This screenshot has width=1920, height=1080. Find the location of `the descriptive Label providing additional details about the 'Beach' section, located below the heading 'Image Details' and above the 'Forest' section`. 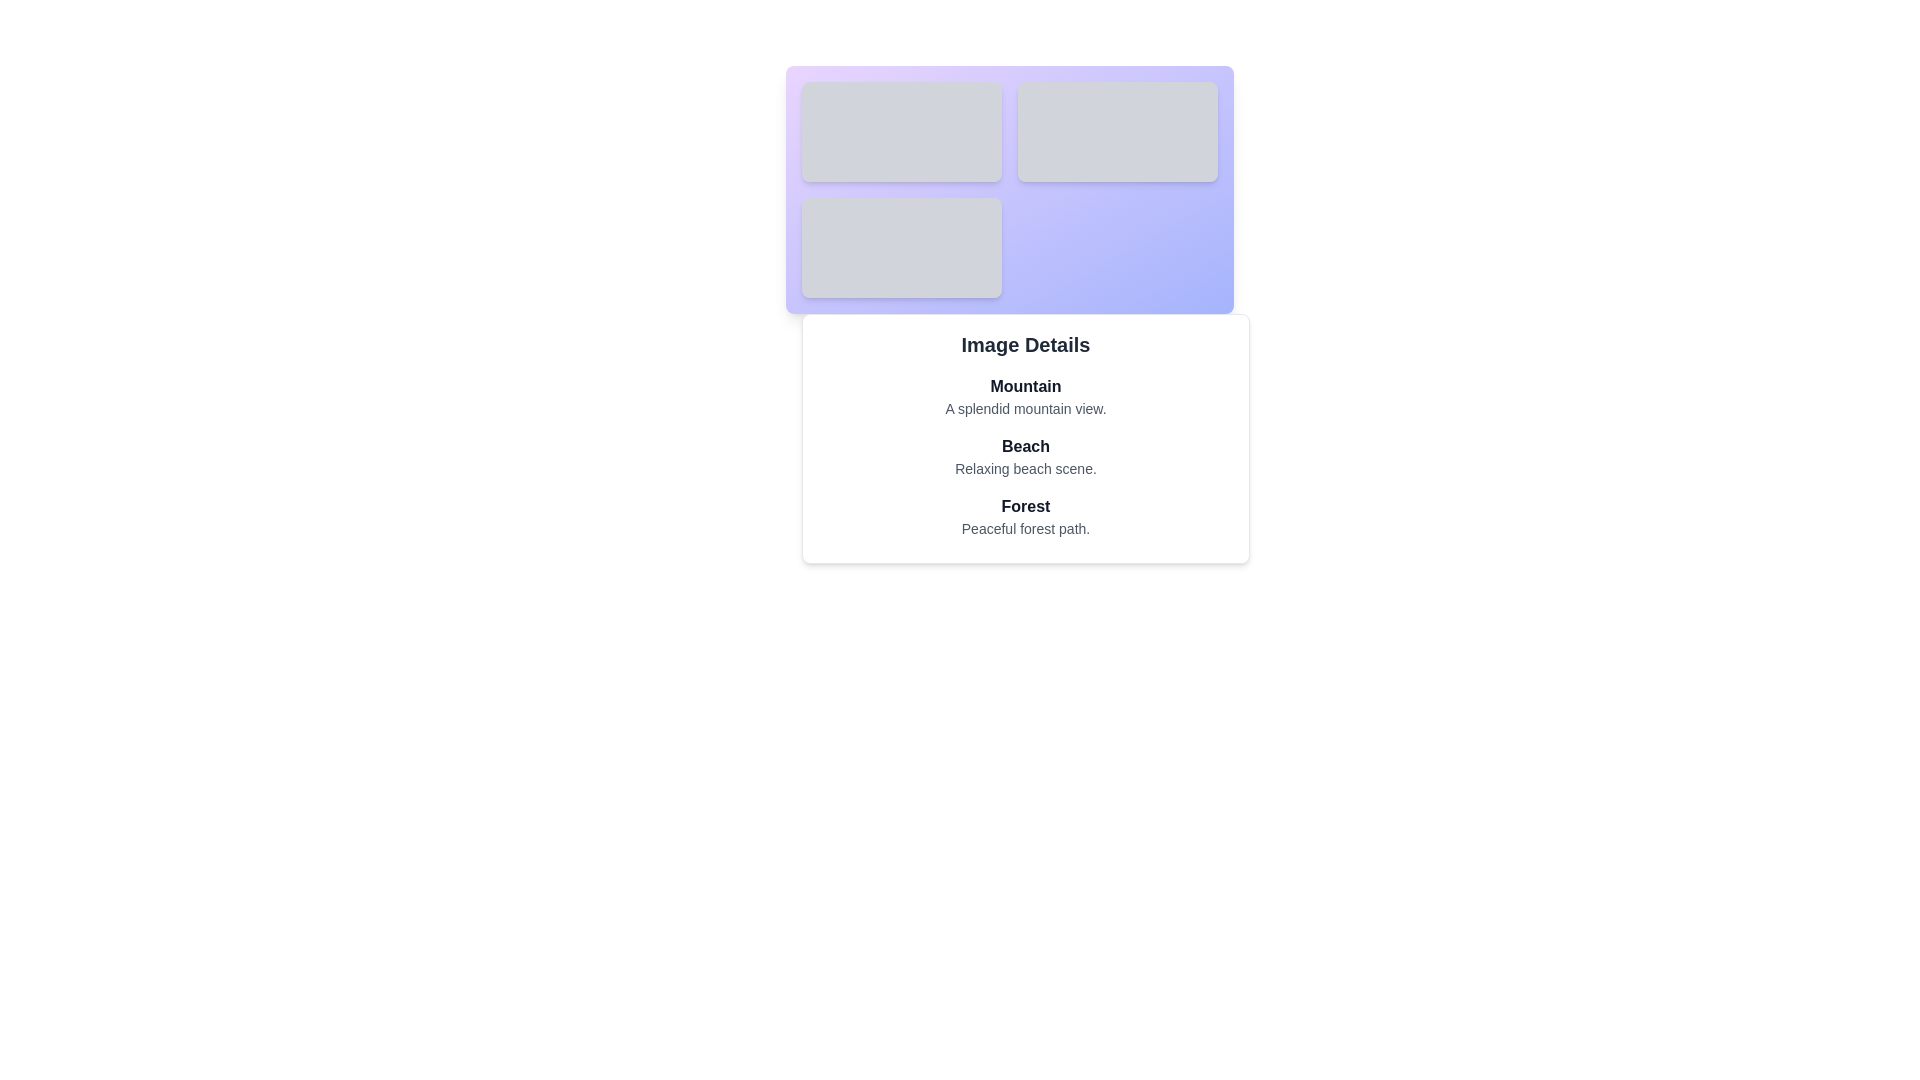

the descriptive Label providing additional details about the 'Beach' section, located below the heading 'Image Details' and above the 'Forest' section is located at coordinates (1026, 469).